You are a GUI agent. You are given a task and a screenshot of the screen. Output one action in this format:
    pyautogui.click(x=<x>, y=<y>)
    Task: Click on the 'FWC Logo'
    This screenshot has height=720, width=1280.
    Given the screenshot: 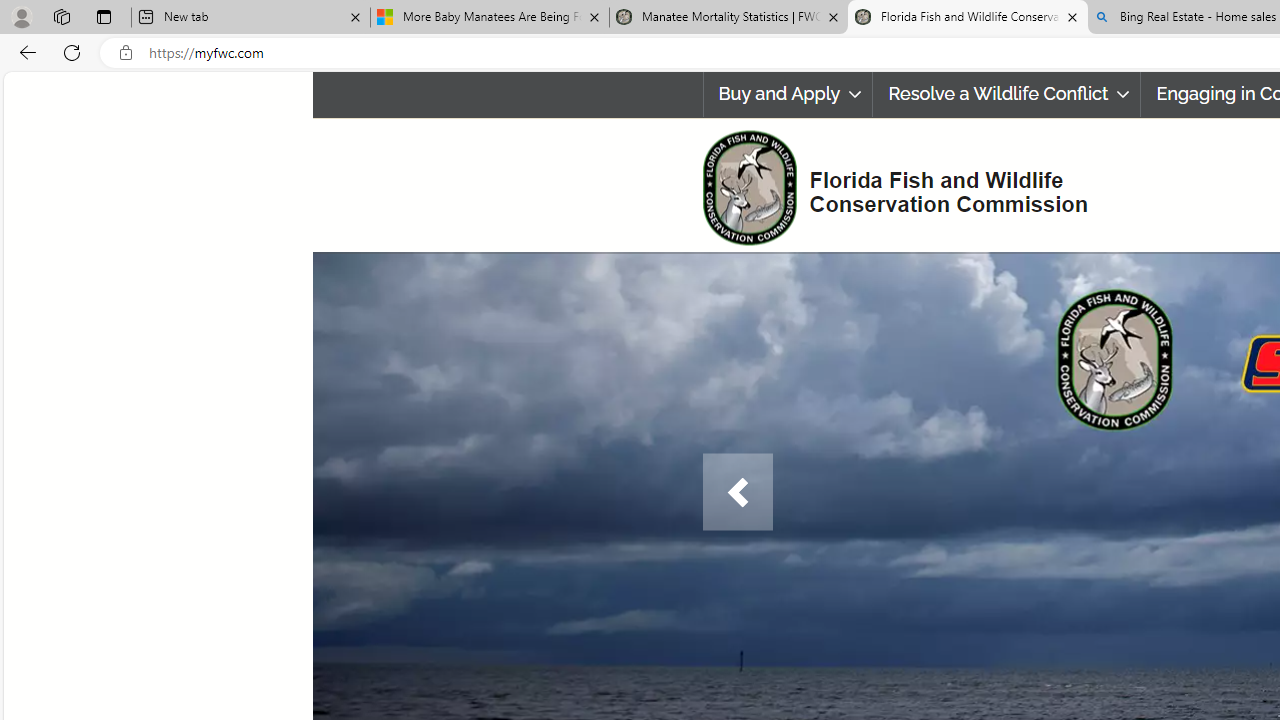 What is the action you would take?
    pyautogui.click(x=748, y=187)
    